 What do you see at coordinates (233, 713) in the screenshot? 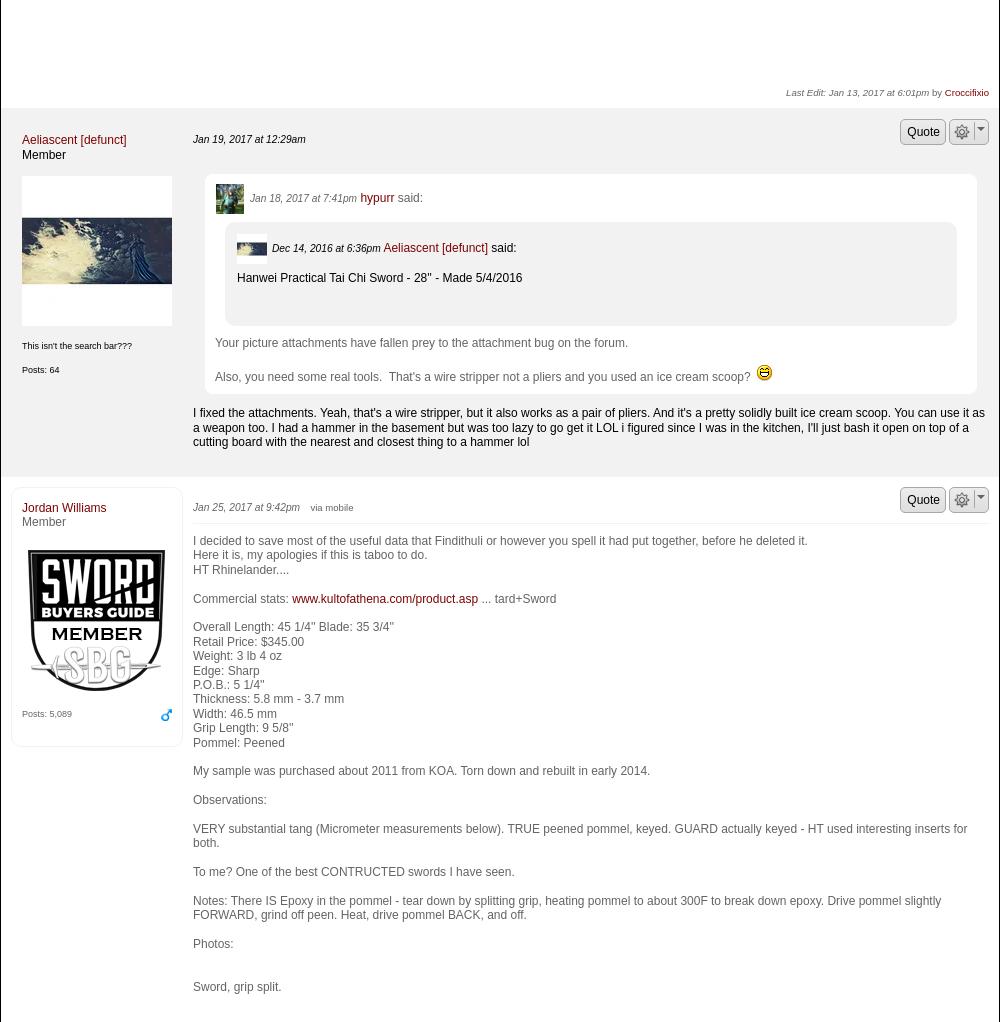
I see `'Width: 46.5 mm'` at bounding box center [233, 713].